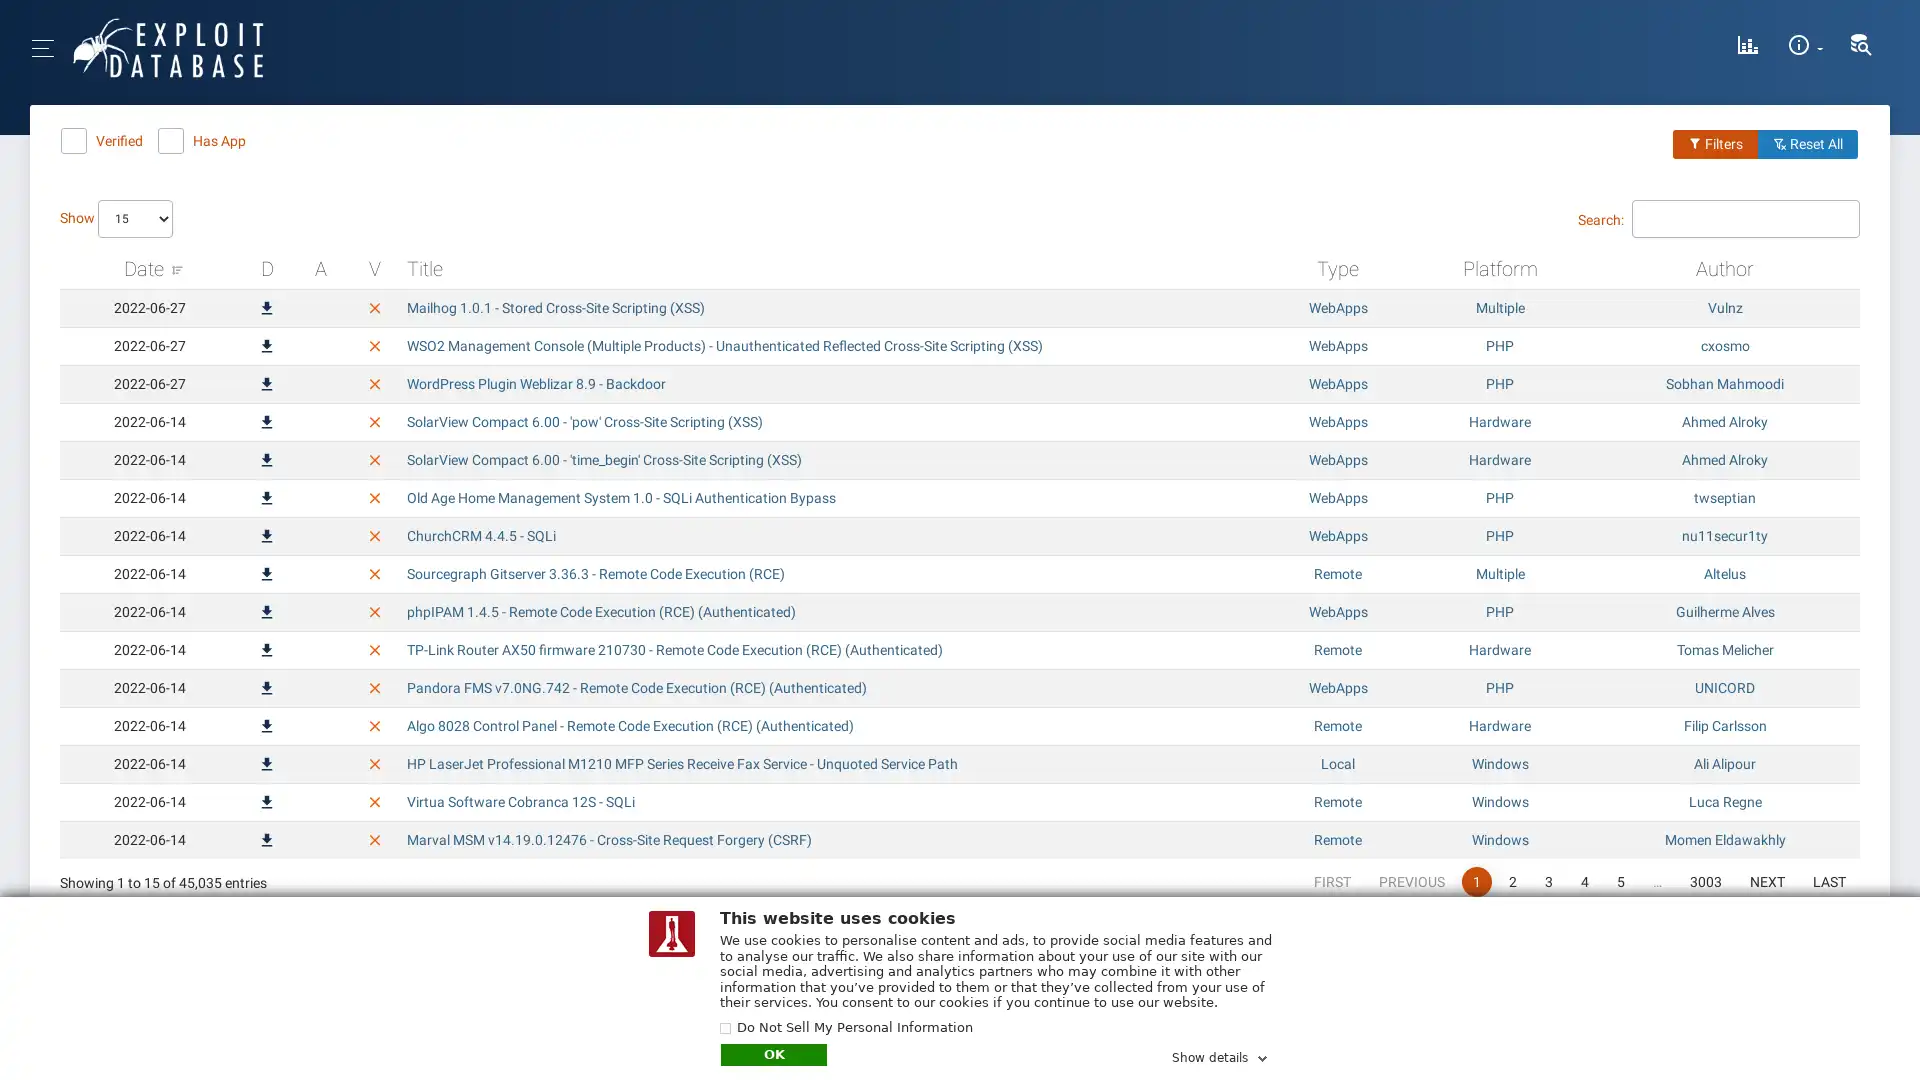 The height and width of the screenshot is (1080, 1920). I want to click on Toggle Navigation, so click(128, 46).